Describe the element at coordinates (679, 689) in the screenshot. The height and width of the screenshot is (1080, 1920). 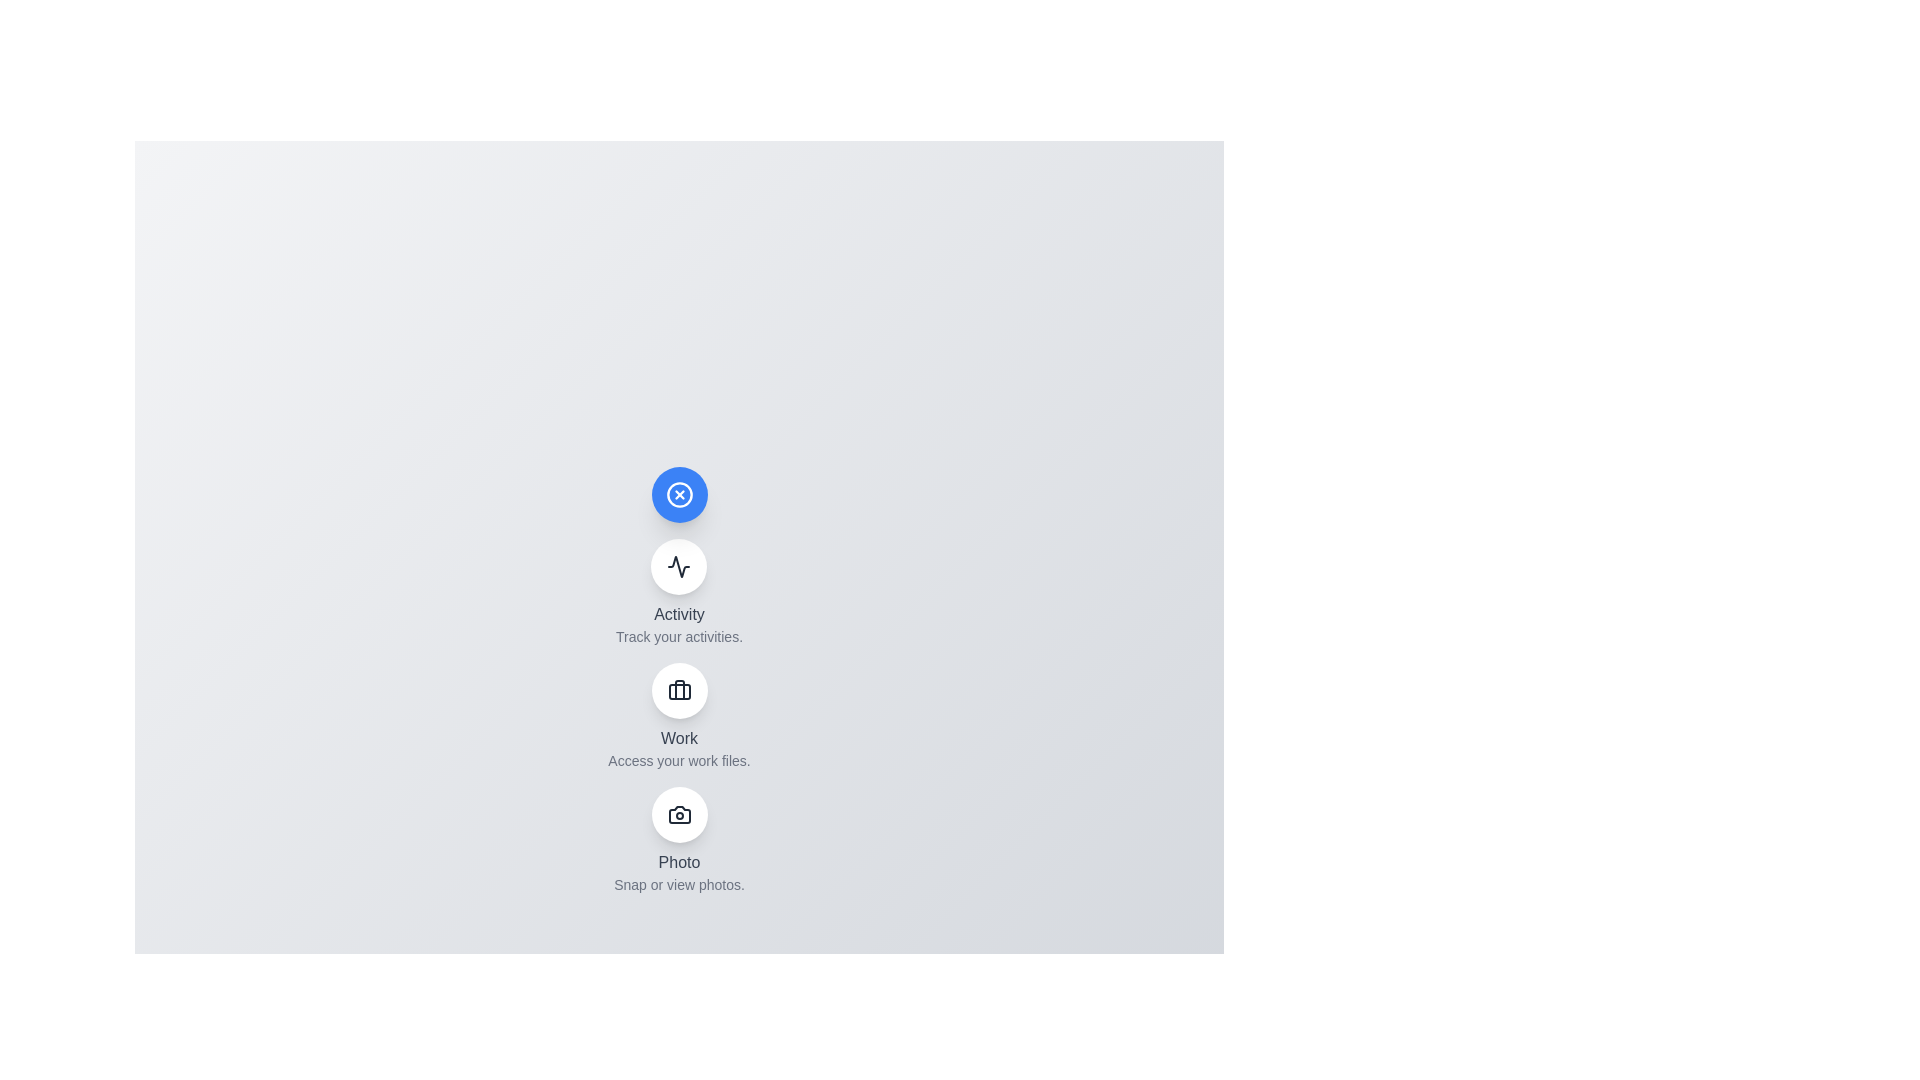
I see `the 'Work' button to access work files` at that location.